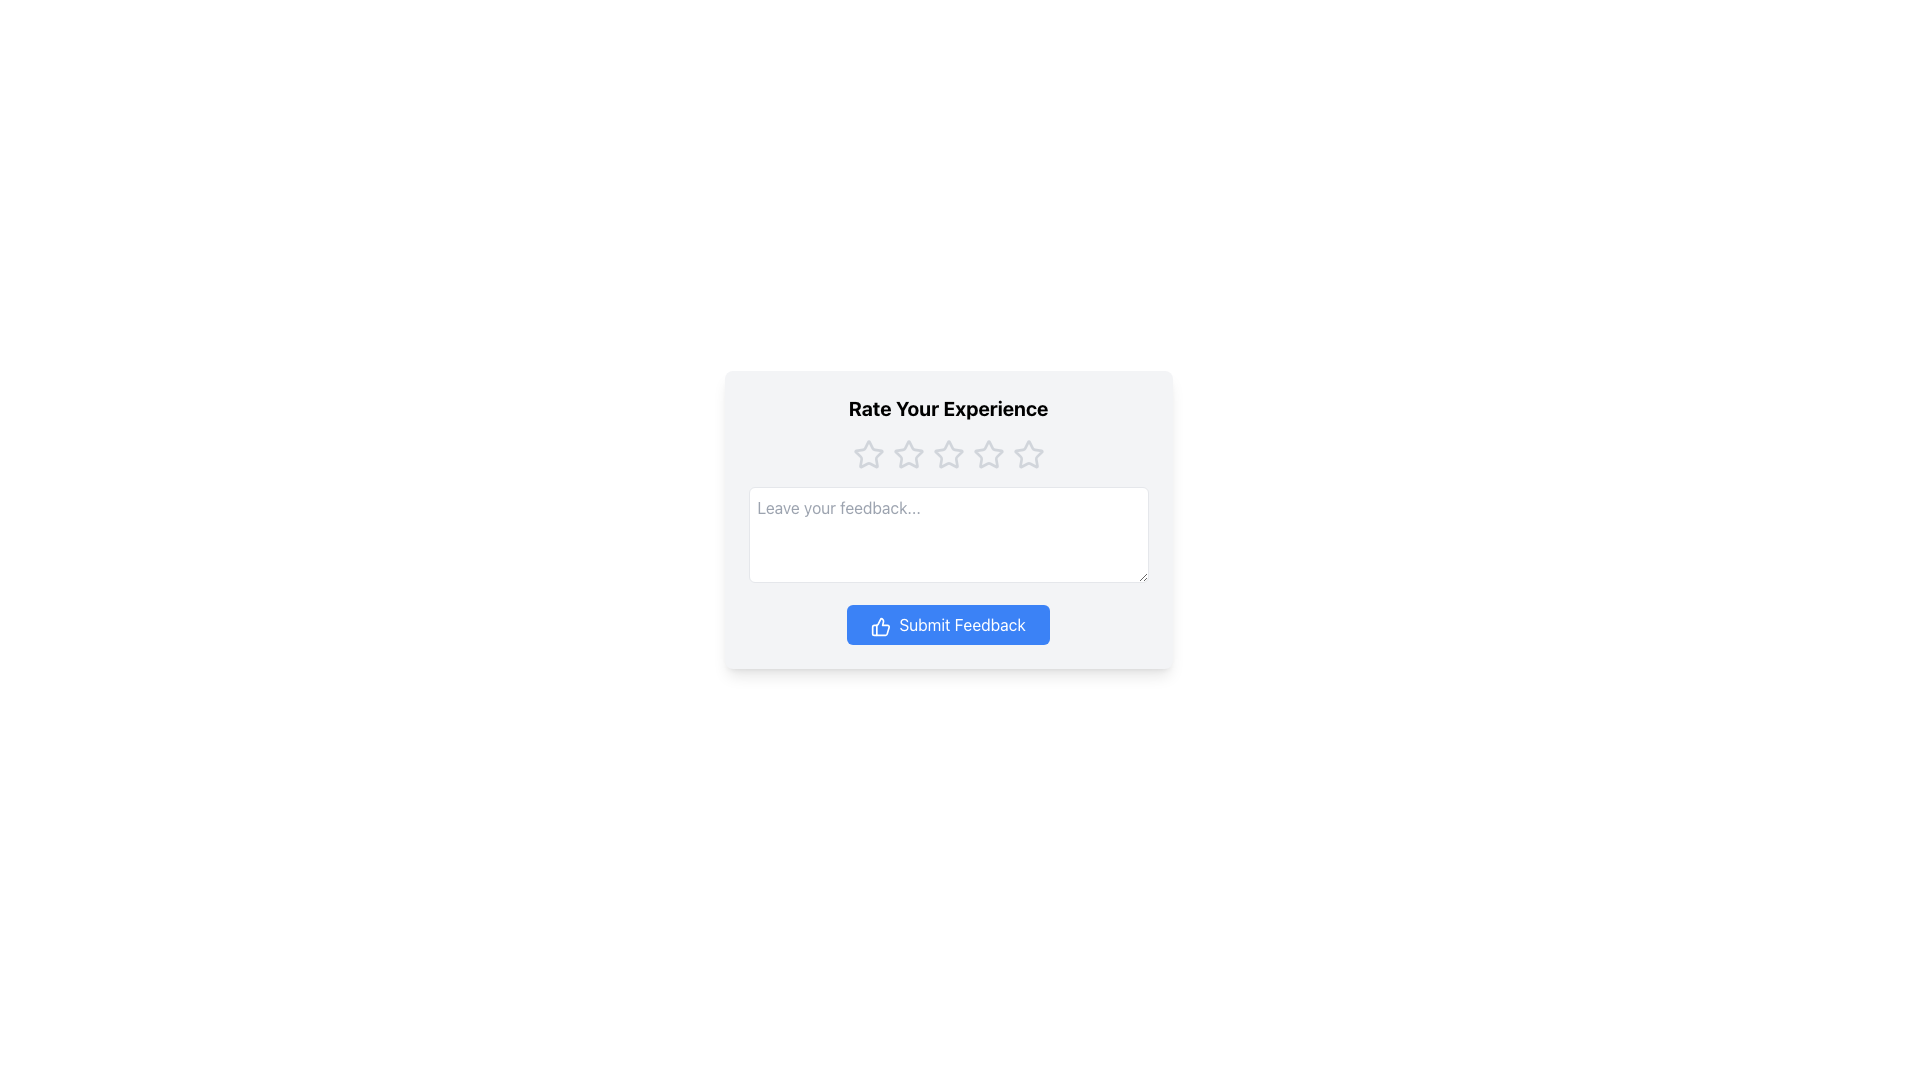 This screenshot has height=1080, width=1920. I want to click on the first star icon in the star-based rating system, so click(868, 454).